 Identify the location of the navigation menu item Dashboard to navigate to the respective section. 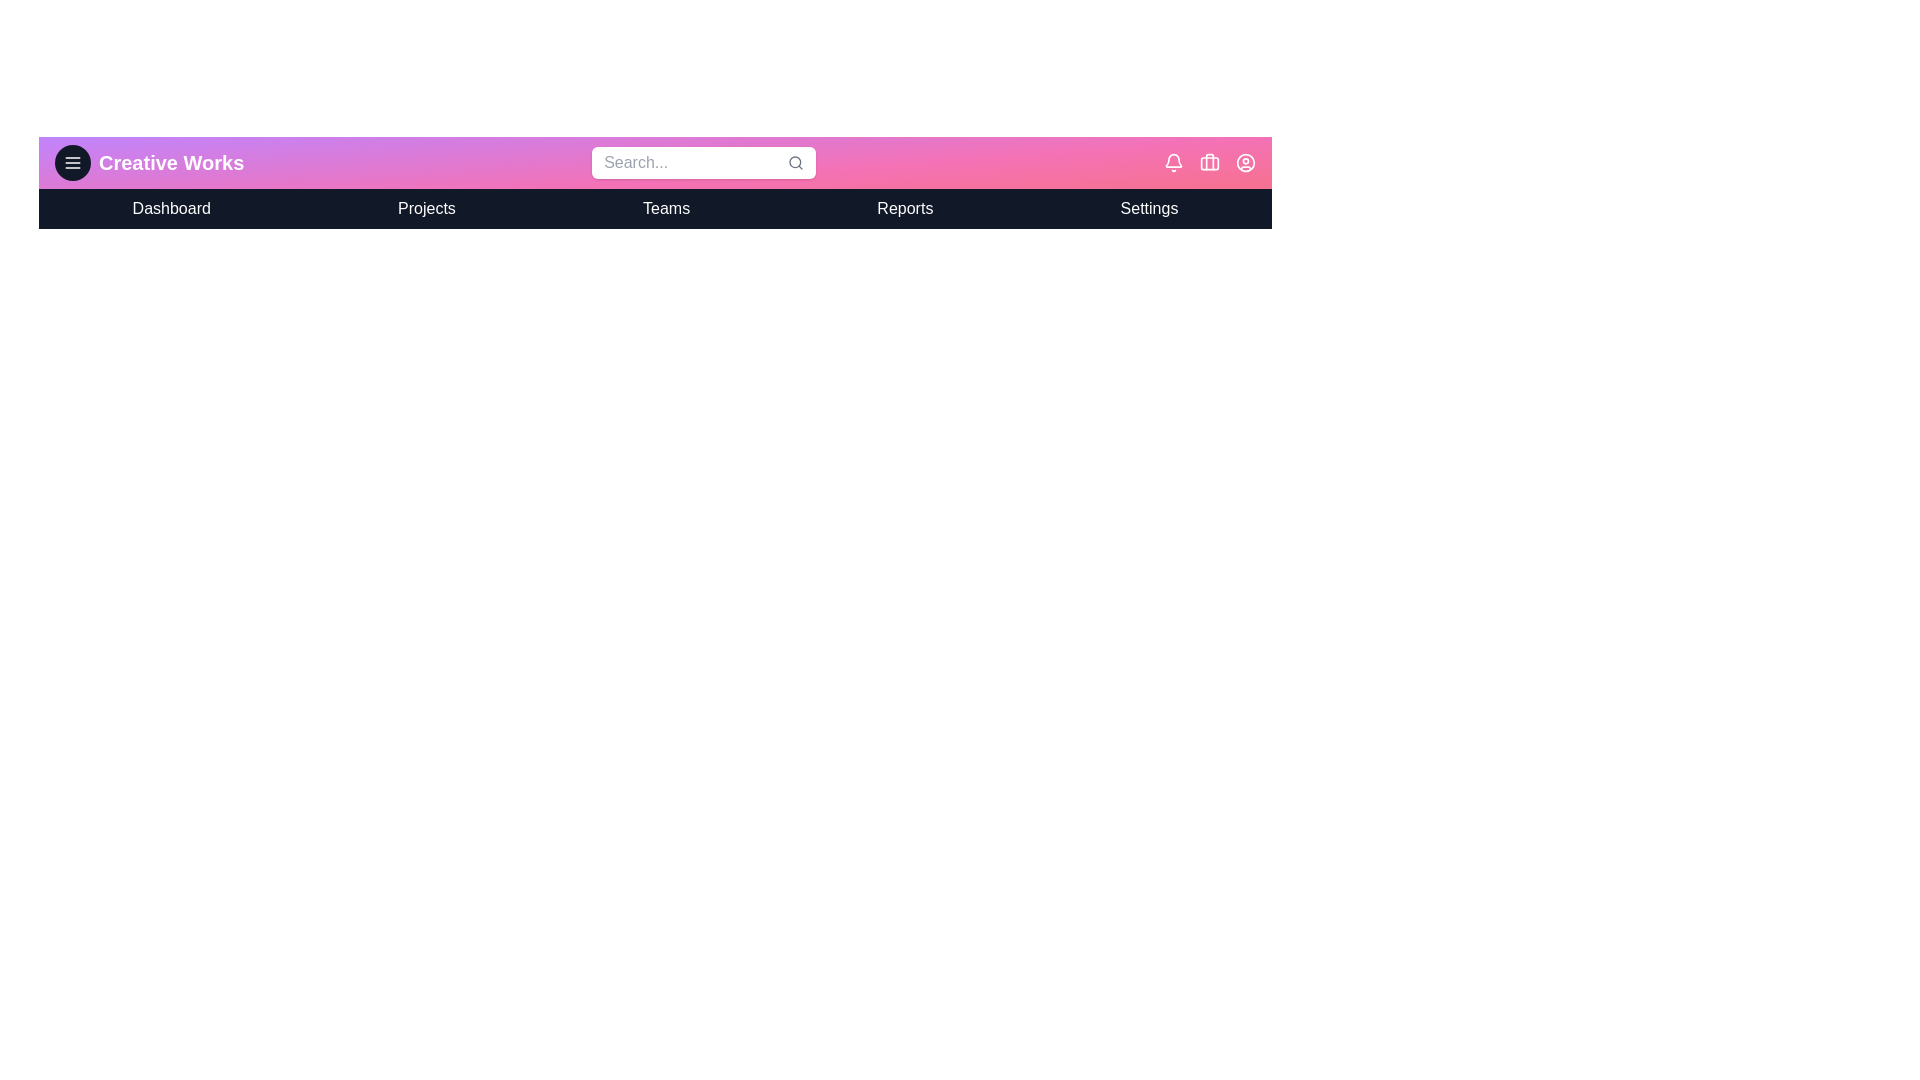
(171, 208).